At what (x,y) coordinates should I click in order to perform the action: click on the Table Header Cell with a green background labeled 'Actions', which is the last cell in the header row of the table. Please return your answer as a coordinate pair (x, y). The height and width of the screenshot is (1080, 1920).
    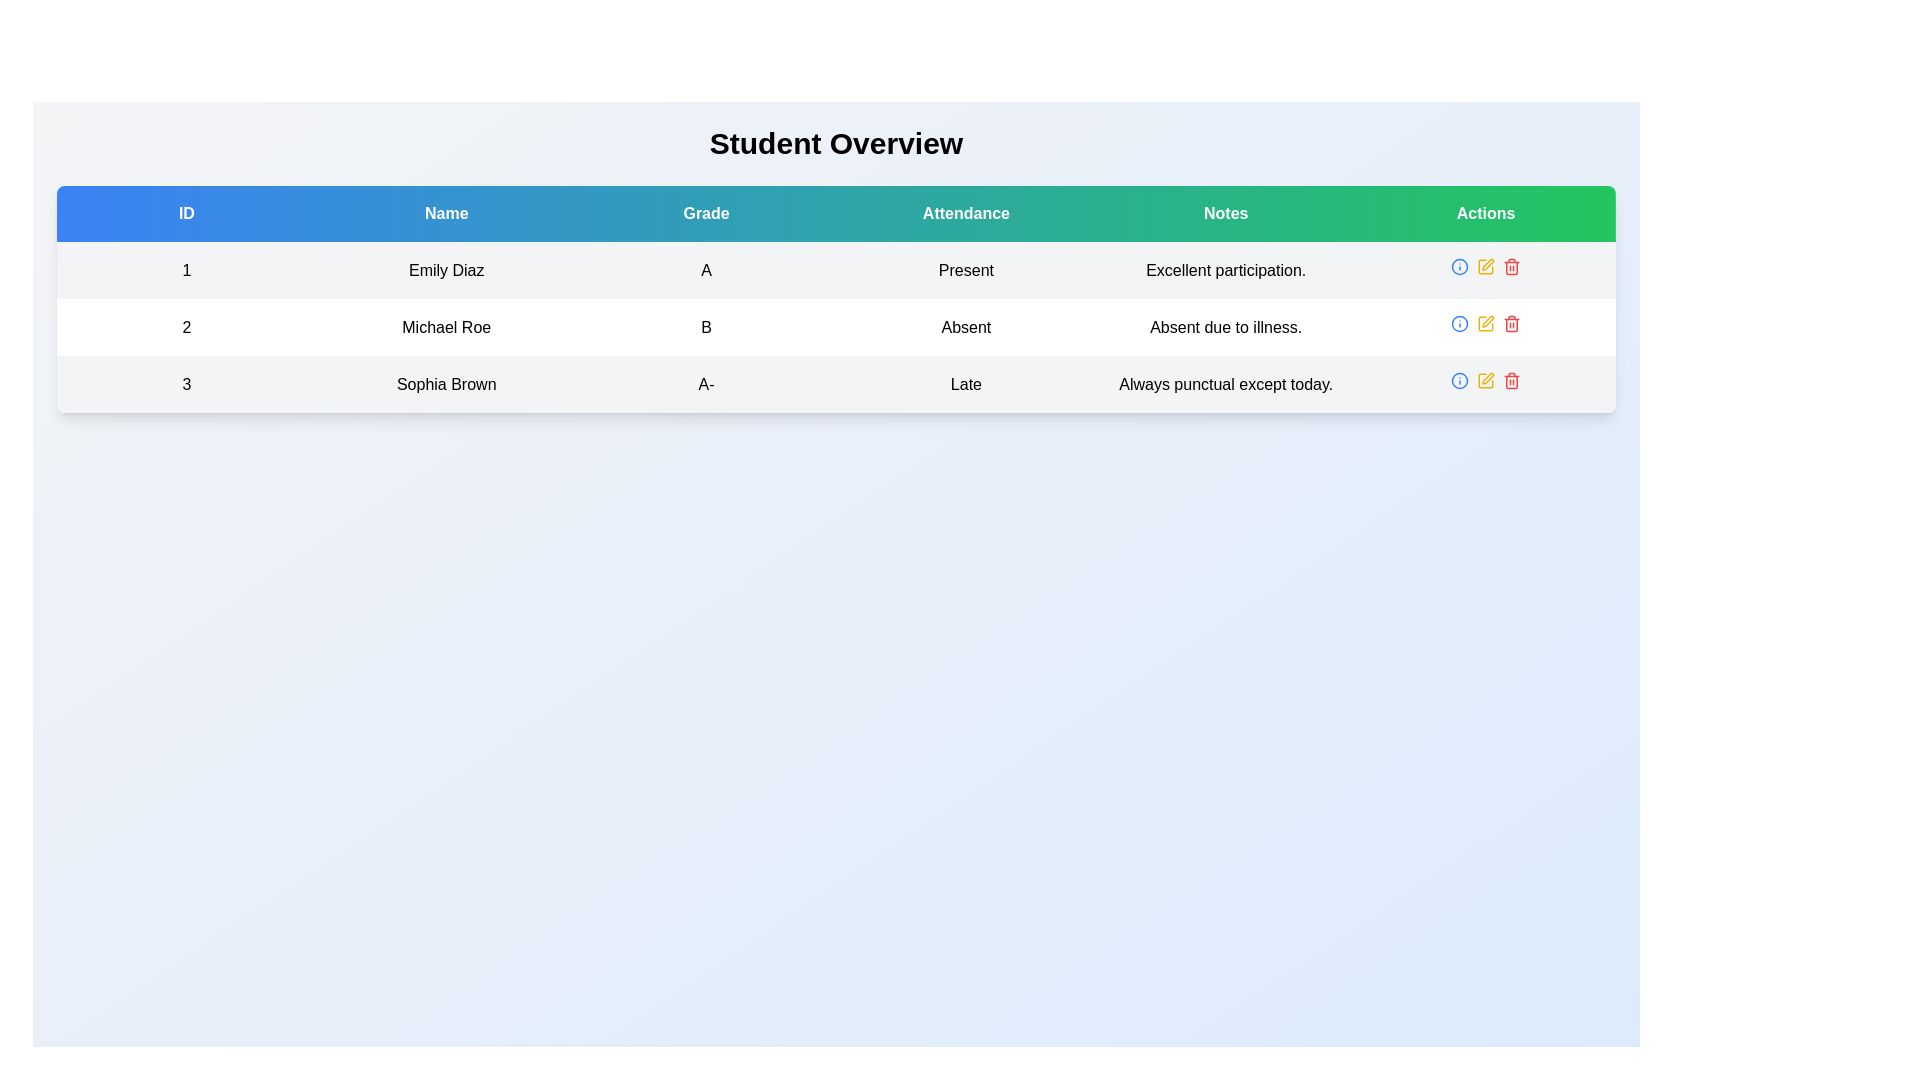
    Looking at the image, I should click on (1486, 213).